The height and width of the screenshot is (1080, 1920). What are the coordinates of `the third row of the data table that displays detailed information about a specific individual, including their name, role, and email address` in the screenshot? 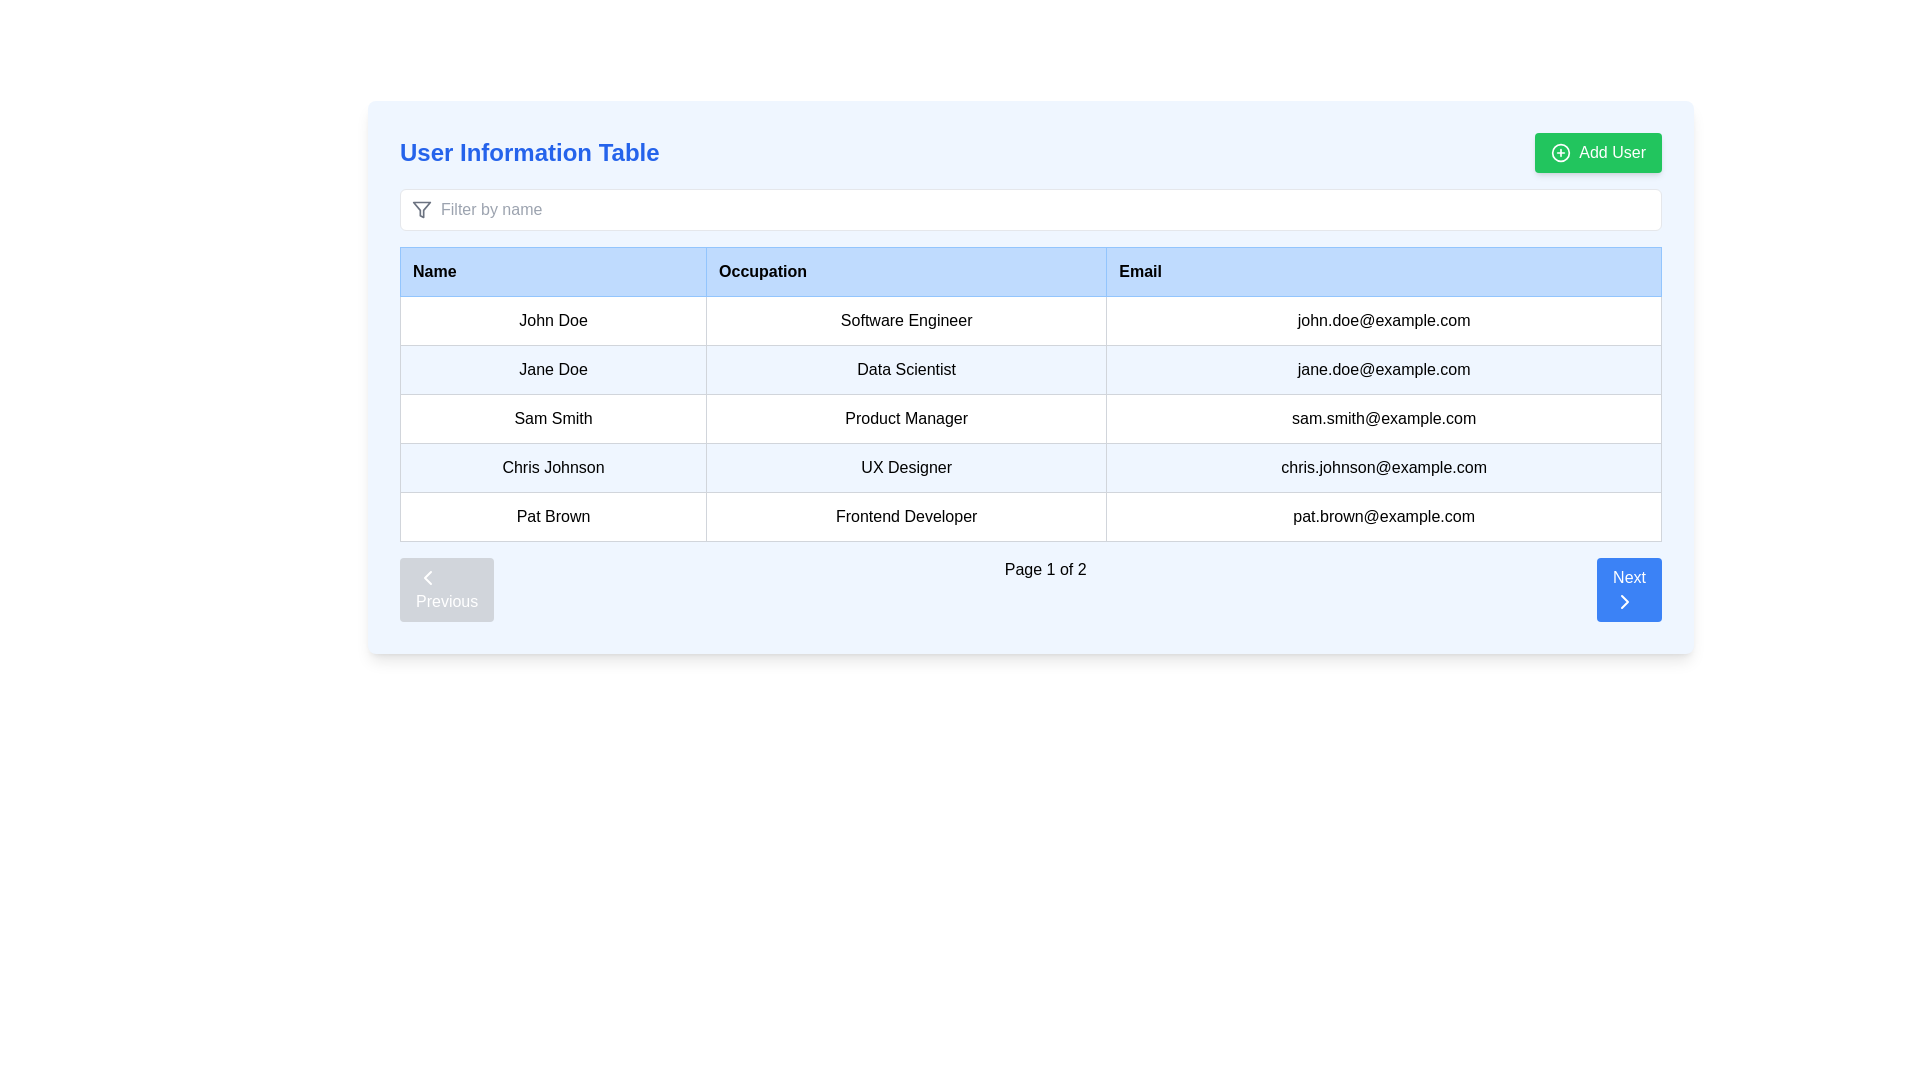 It's located at (1031, 418).